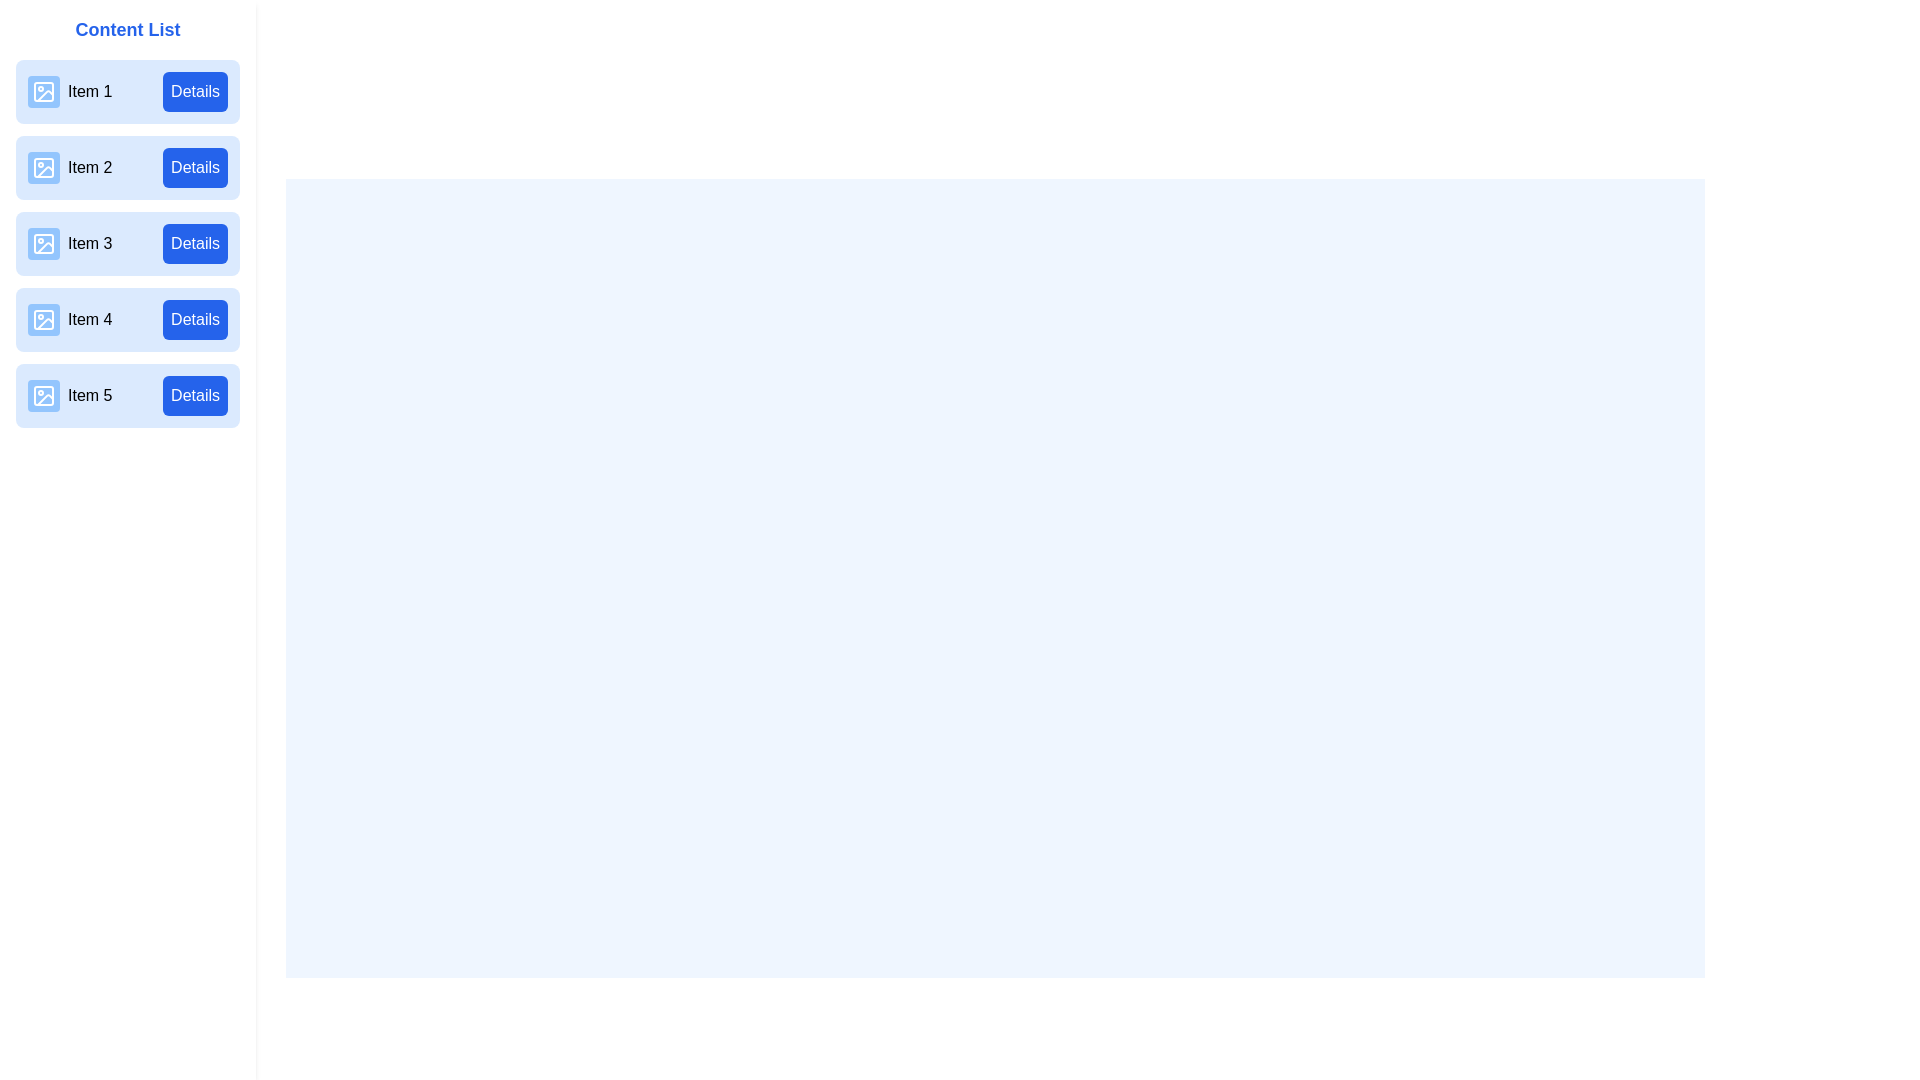  I want to click on the blue button with rounded corners labeled 'Details' to observe additional styling effects, so click(195, 92).